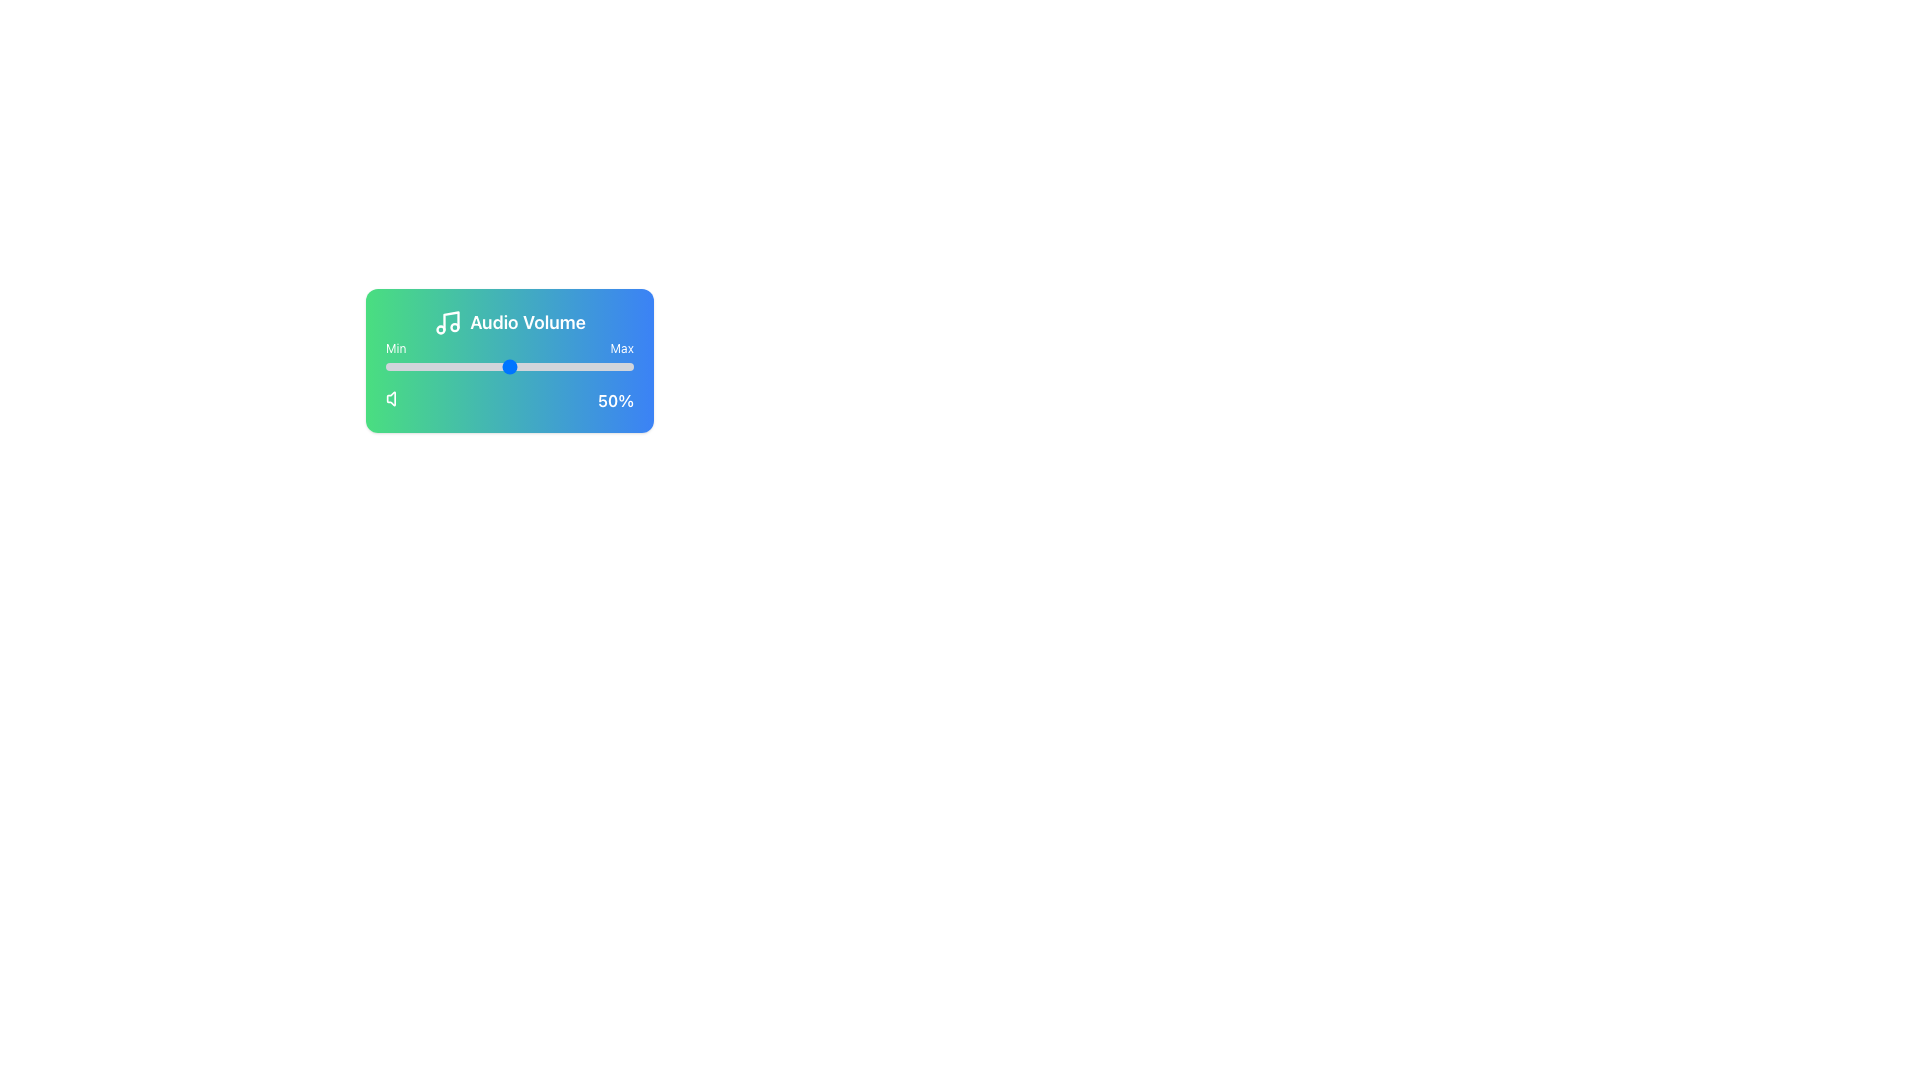  I want to click on the audio volume slider, so click(509, 366).